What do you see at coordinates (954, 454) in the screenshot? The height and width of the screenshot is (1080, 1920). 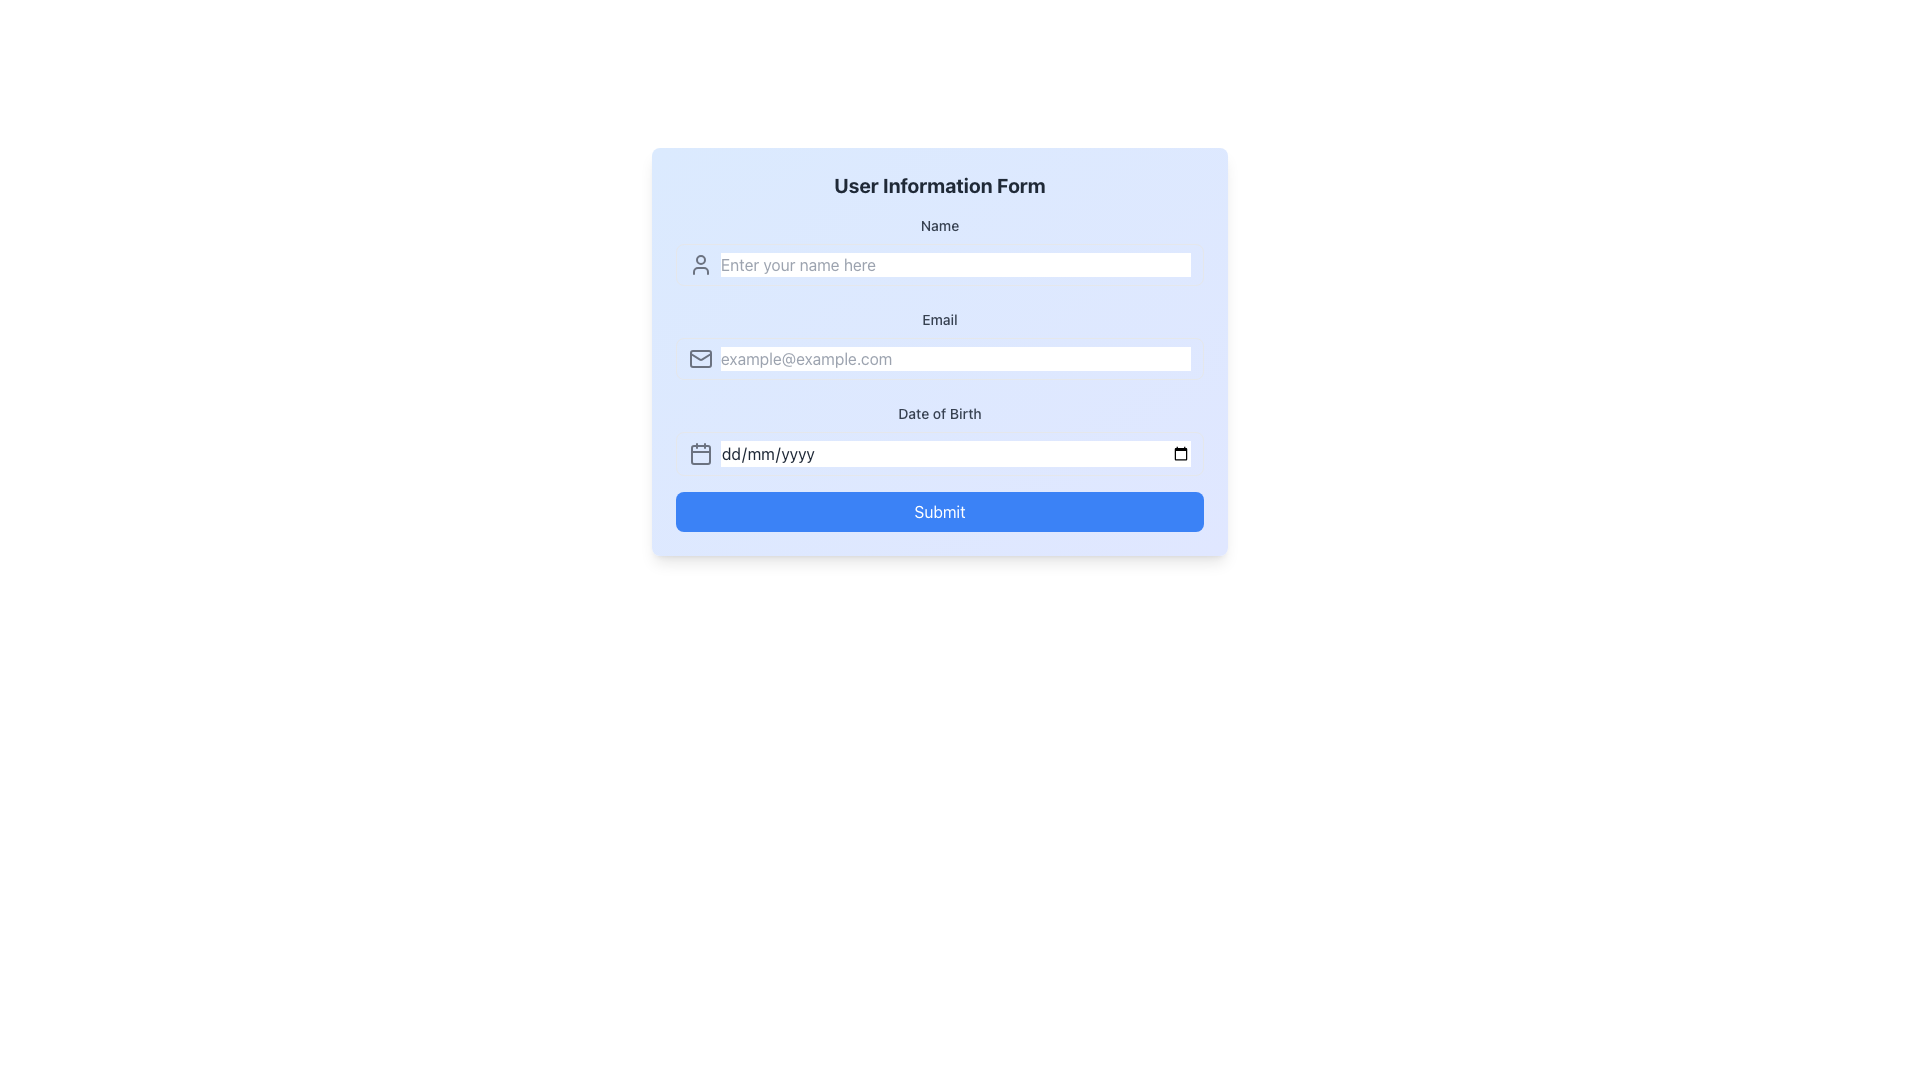 I see `the Date input field for entering the date of birth located within the 'Date of Birth' section of the form` at bounding box center [954, 454].